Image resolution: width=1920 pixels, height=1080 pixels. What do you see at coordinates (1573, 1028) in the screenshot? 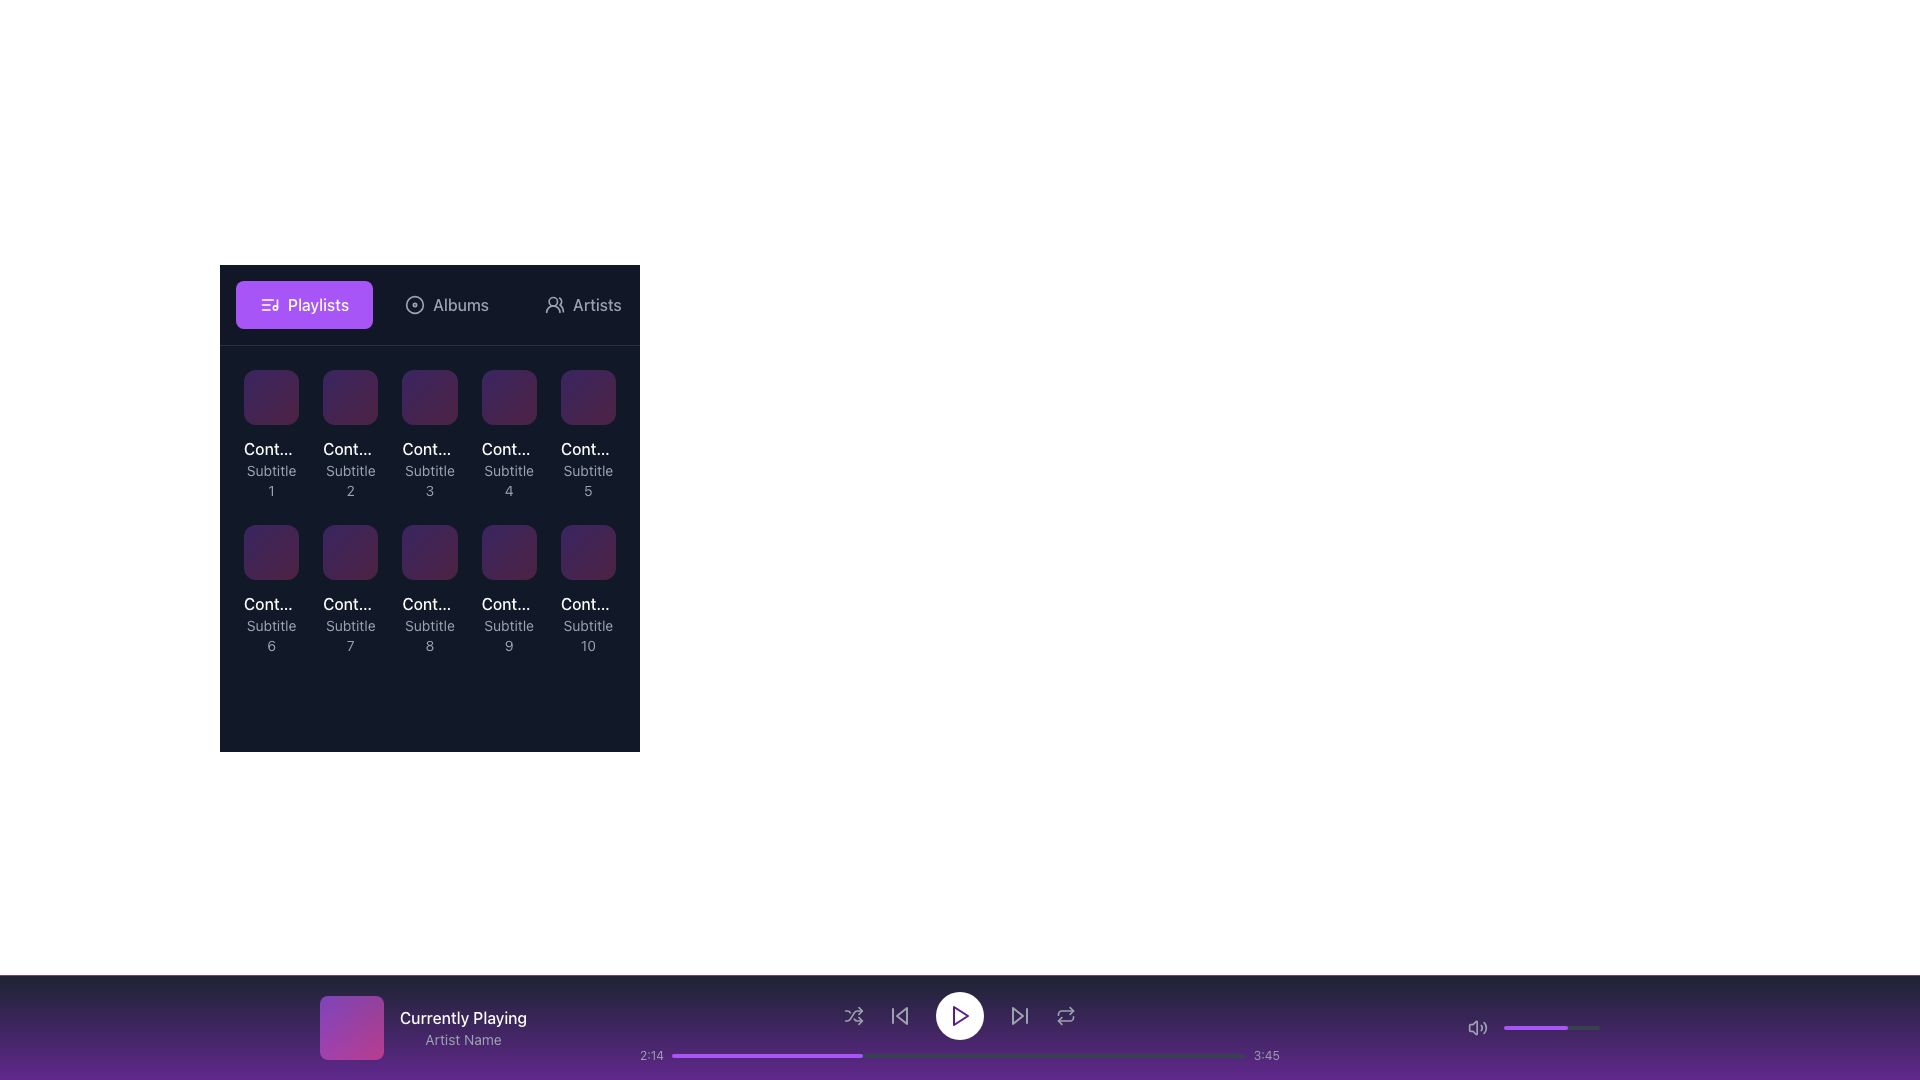
I see `the volume slider` at bounding box center [1573, 1028].